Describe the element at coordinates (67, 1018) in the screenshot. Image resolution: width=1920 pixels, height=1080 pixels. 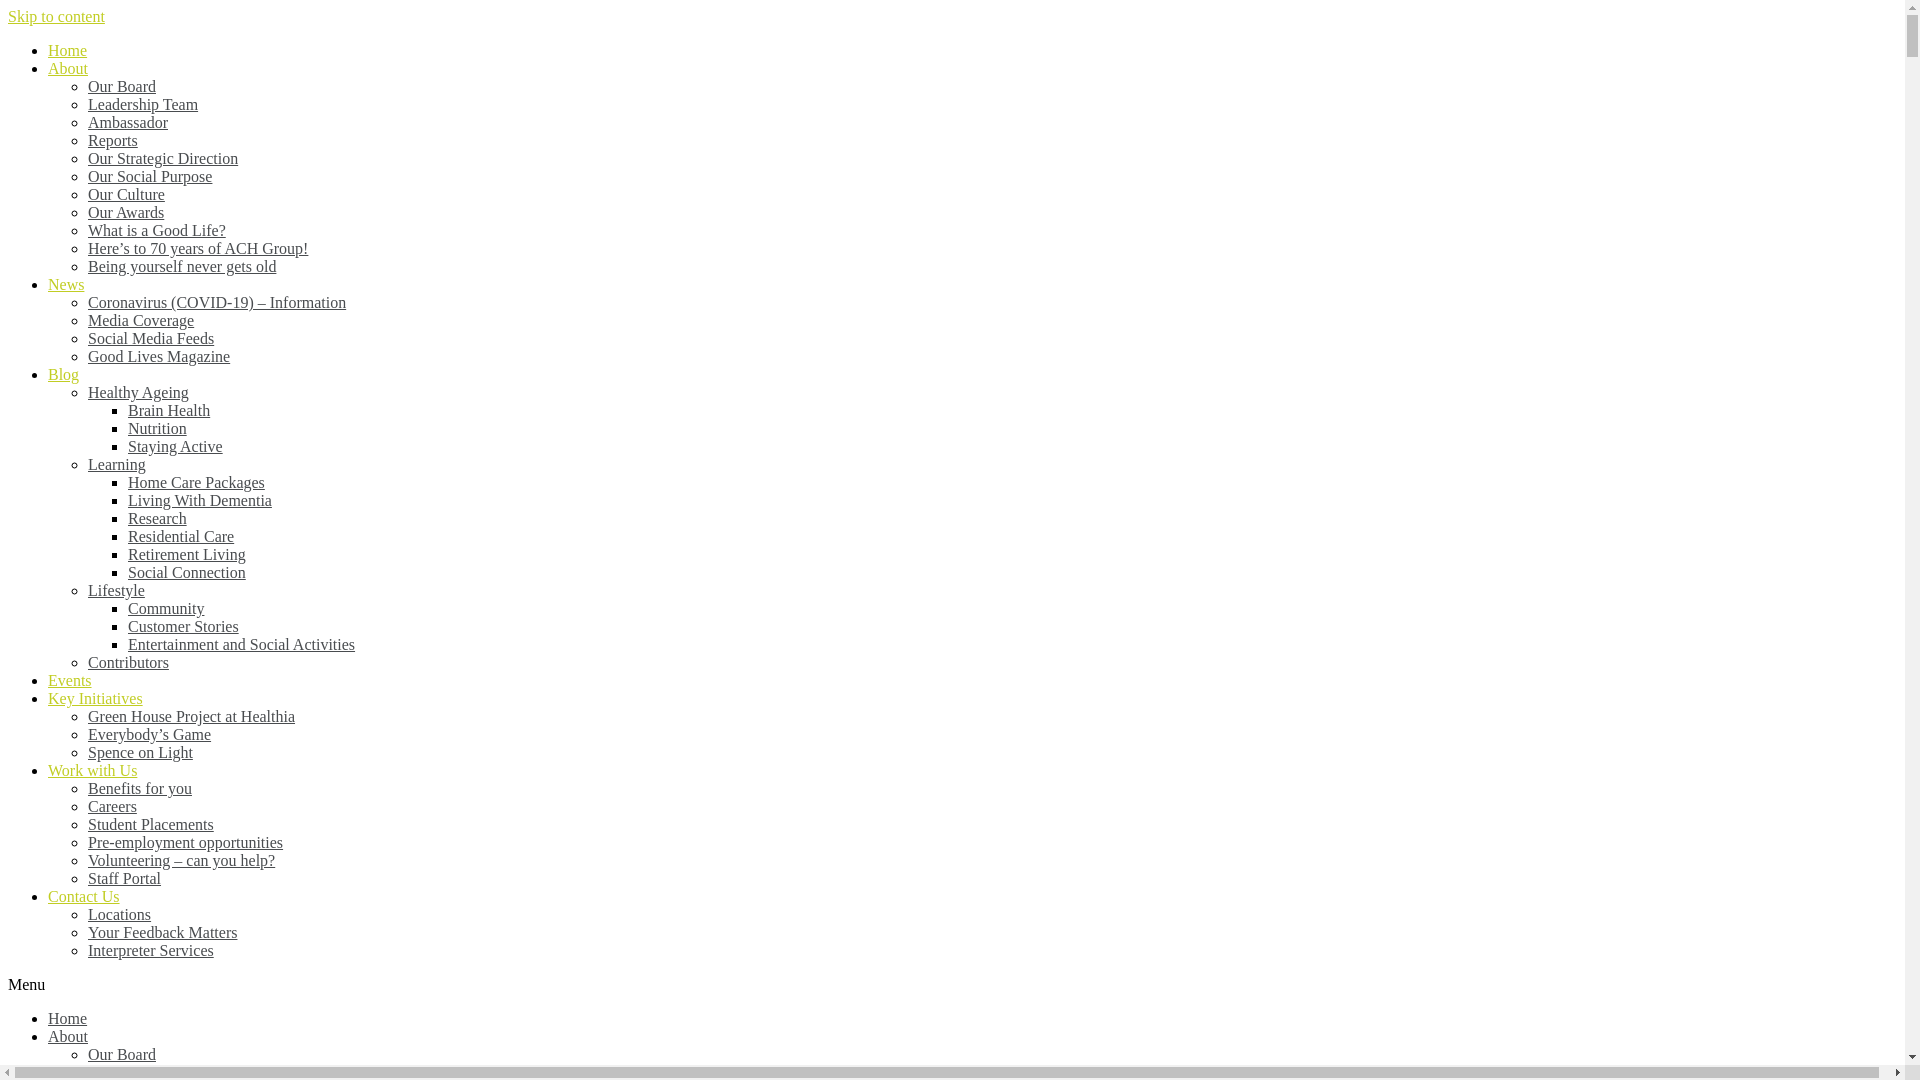
I see `'Home'` at that location.